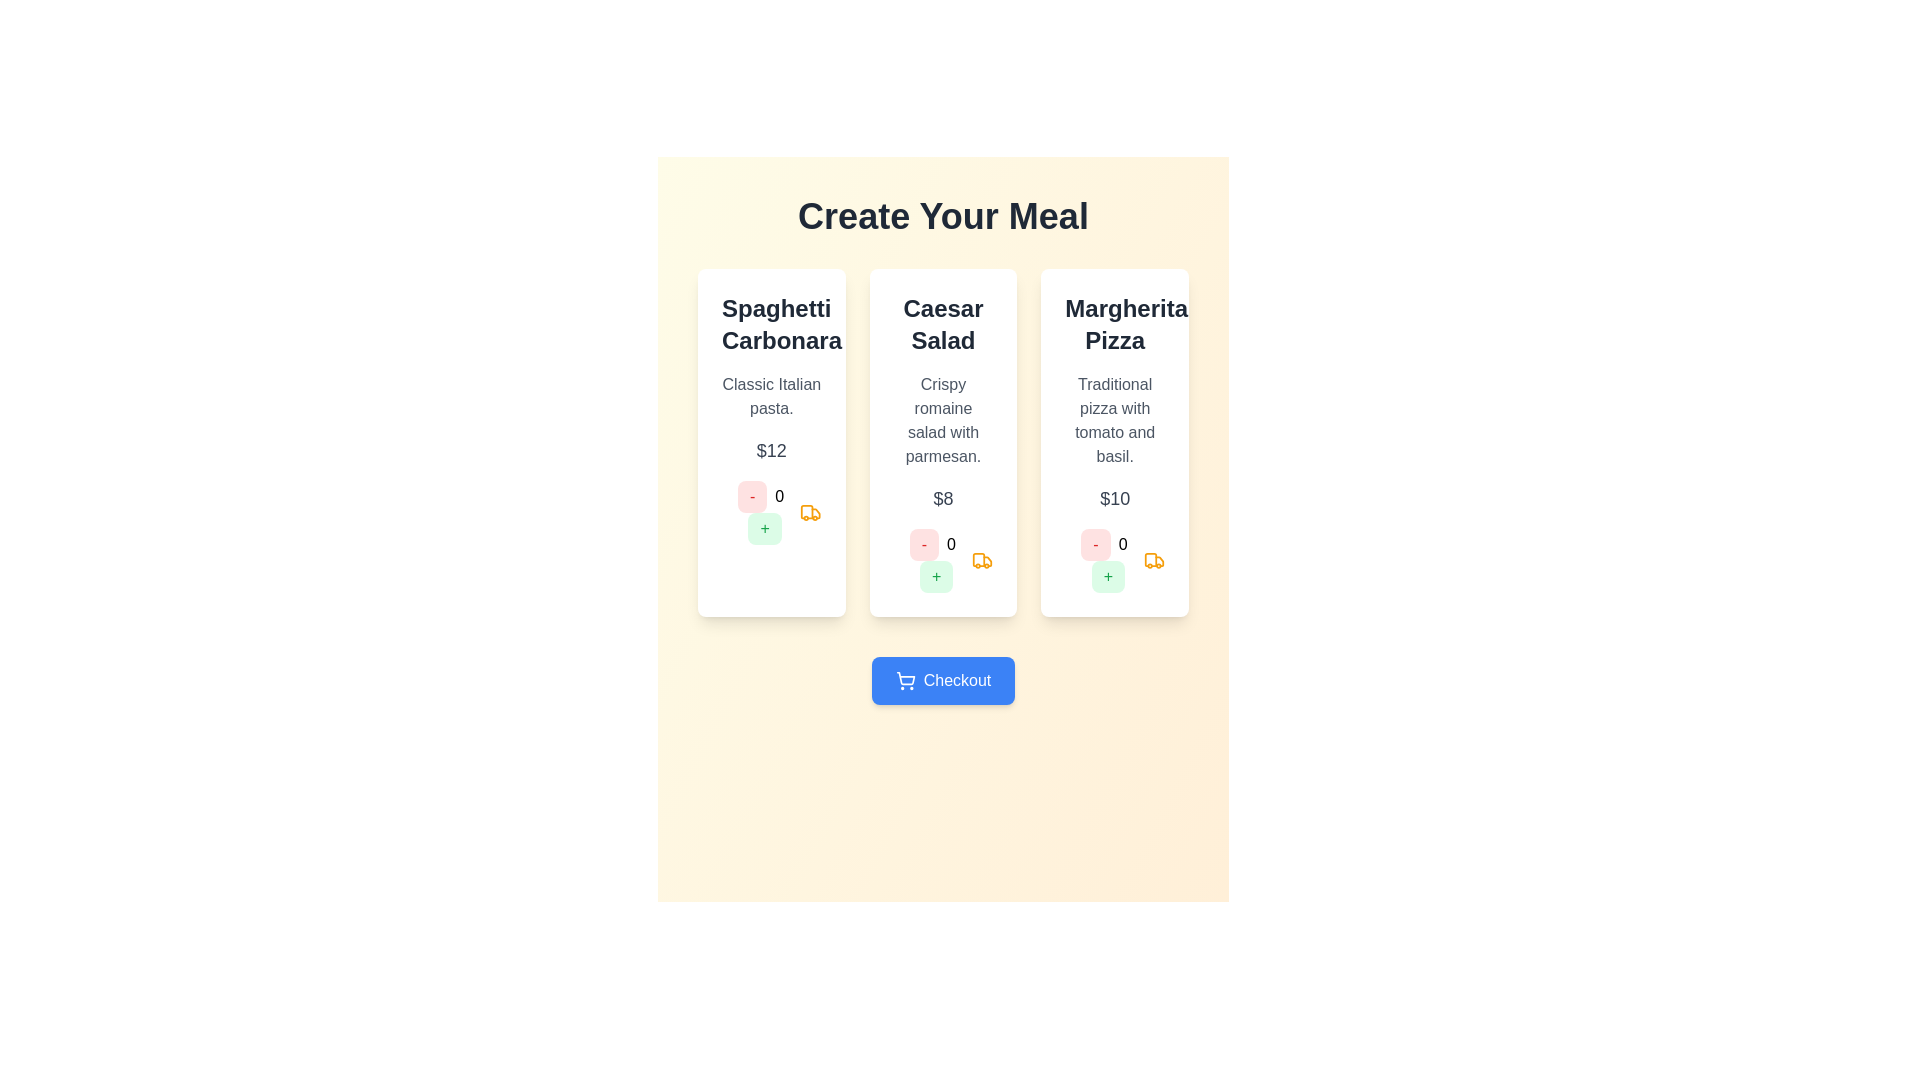  Describe the element at coordinates (904, 677) in the screenshot. I see `the shopping cart vector graphic located at the center of the blue 'Checkout' button` at that location.